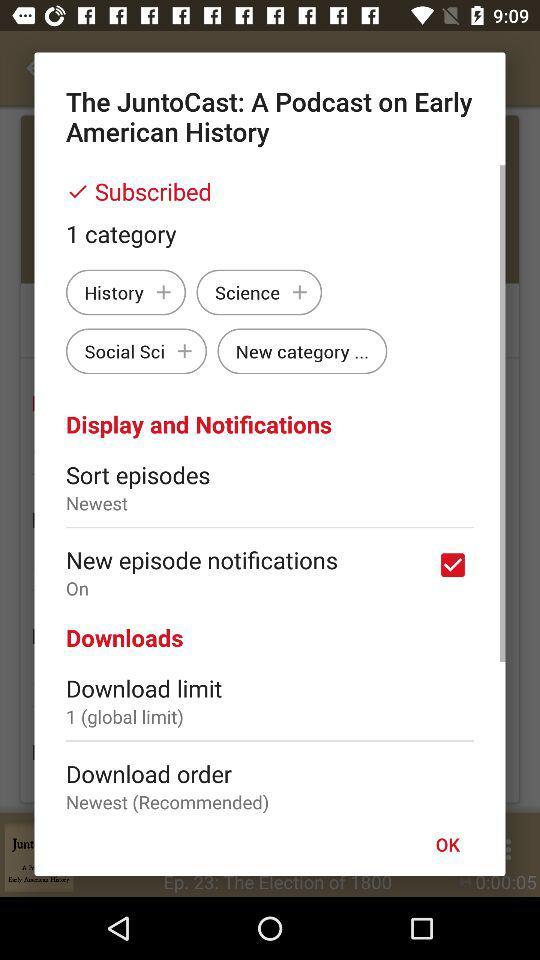 The width and height of the screenshot is (540, 960). I want to click on the 1 category item, so click(270, 233).